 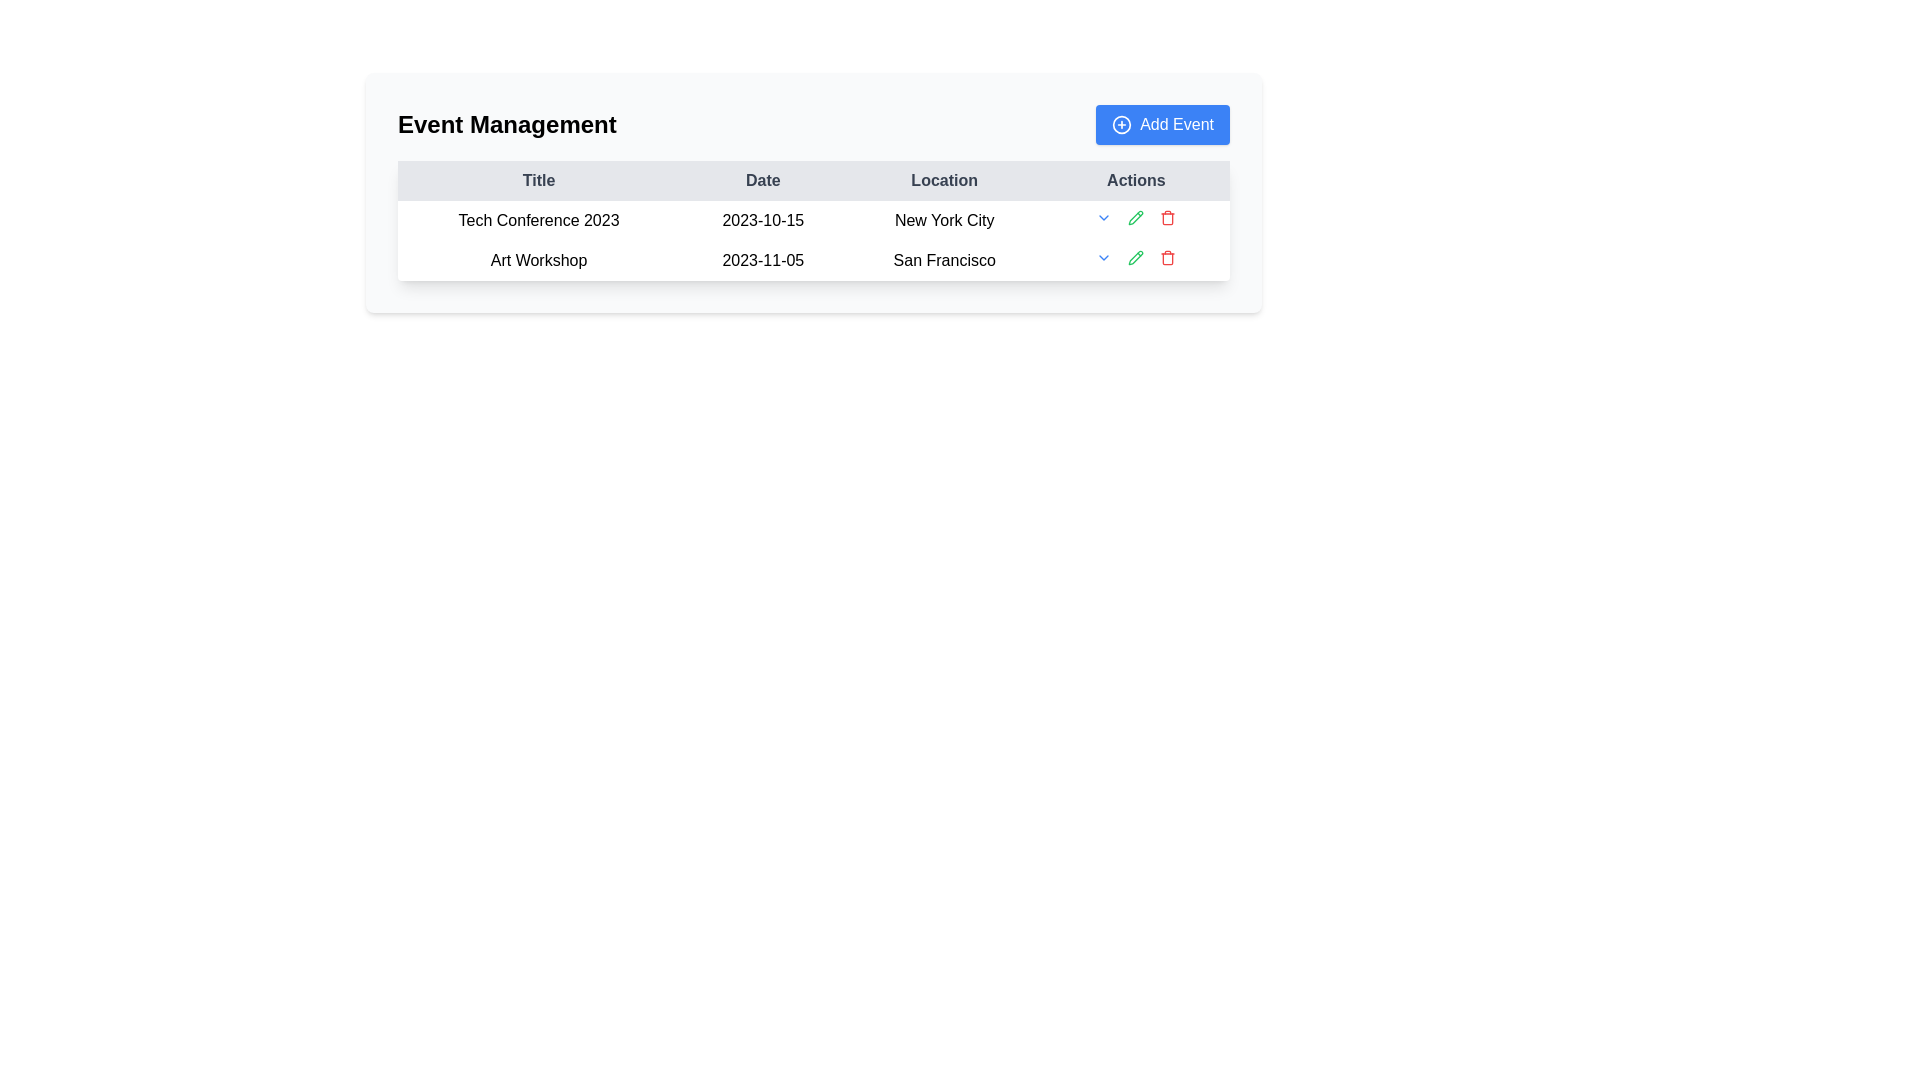 What do you see at coordinates (943, 220) in the screenshot?
I see `the text label displaying 'New York City' located in the third column of the first row in the table-like structure, following the date '2023-10-15'` at bounding box center [943, 220].